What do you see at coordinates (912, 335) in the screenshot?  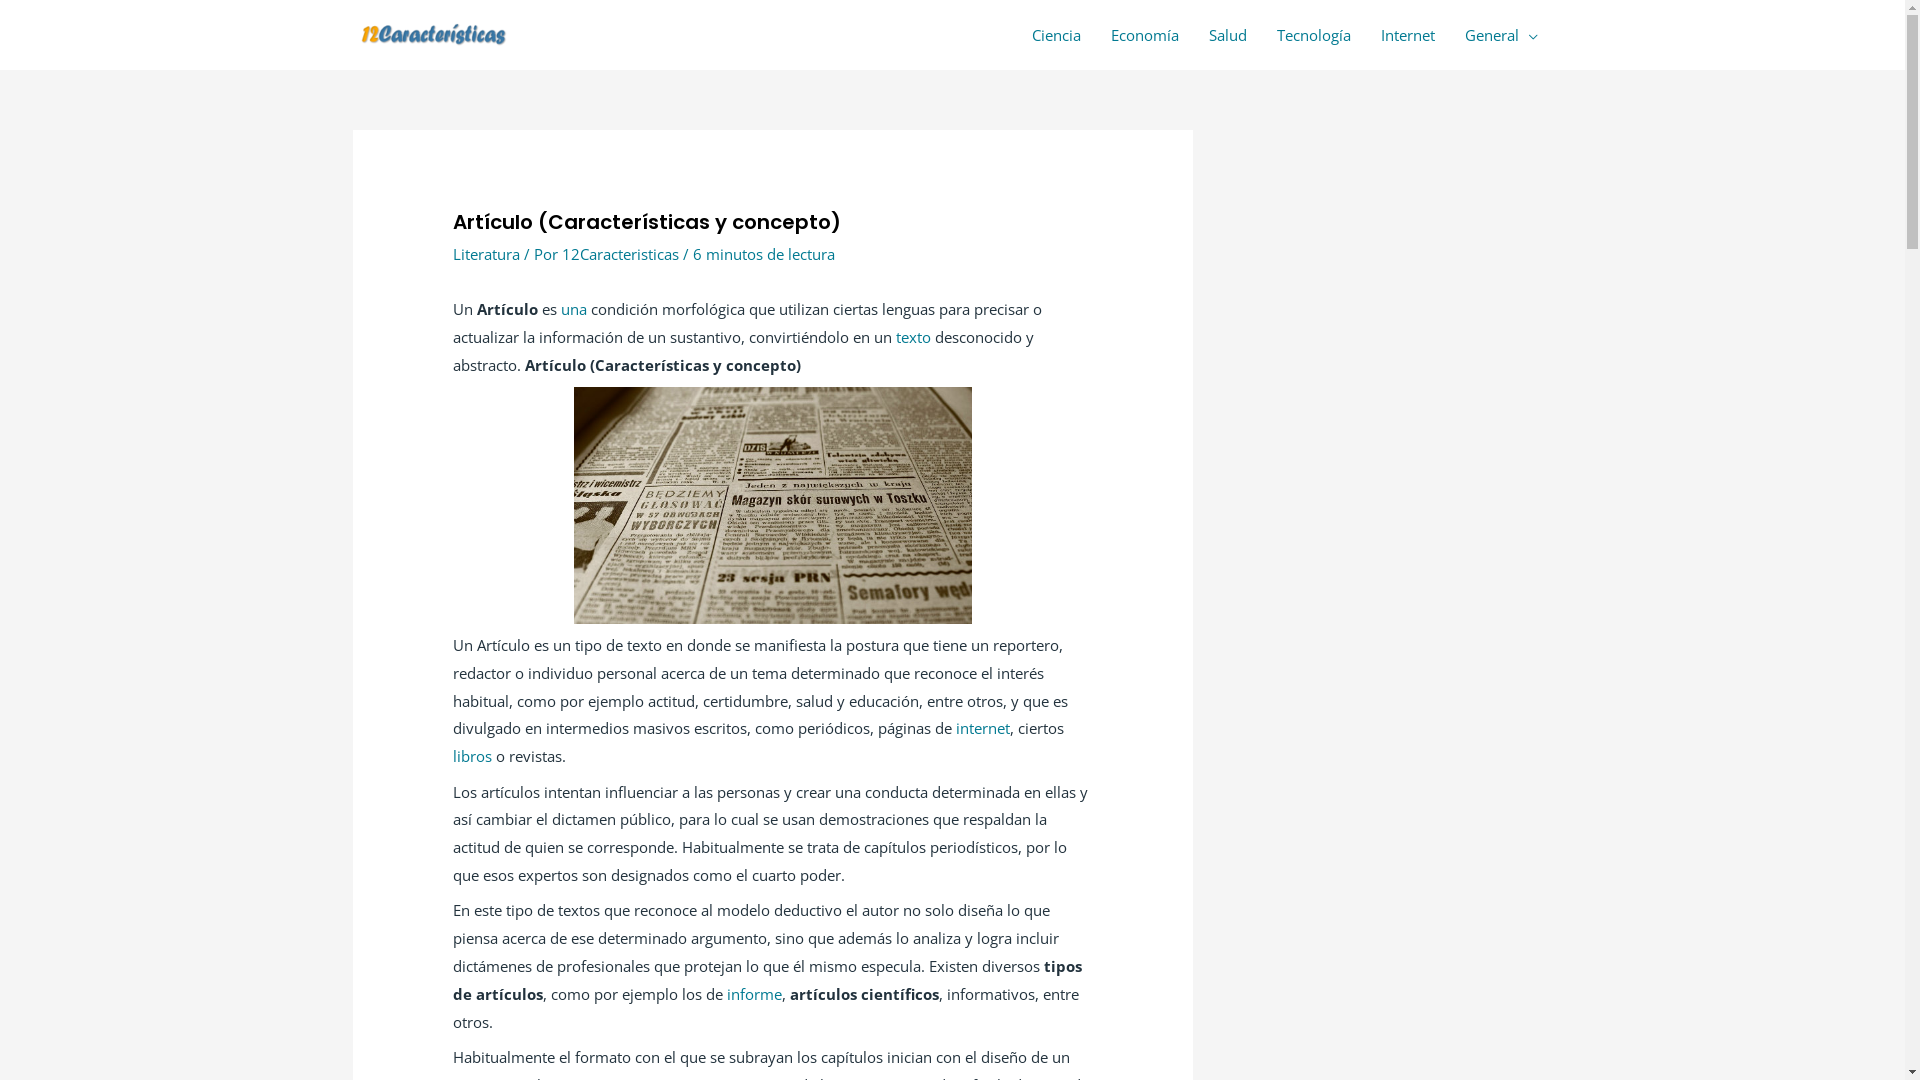 I see `'texto'` at bounding box center [912, 335].